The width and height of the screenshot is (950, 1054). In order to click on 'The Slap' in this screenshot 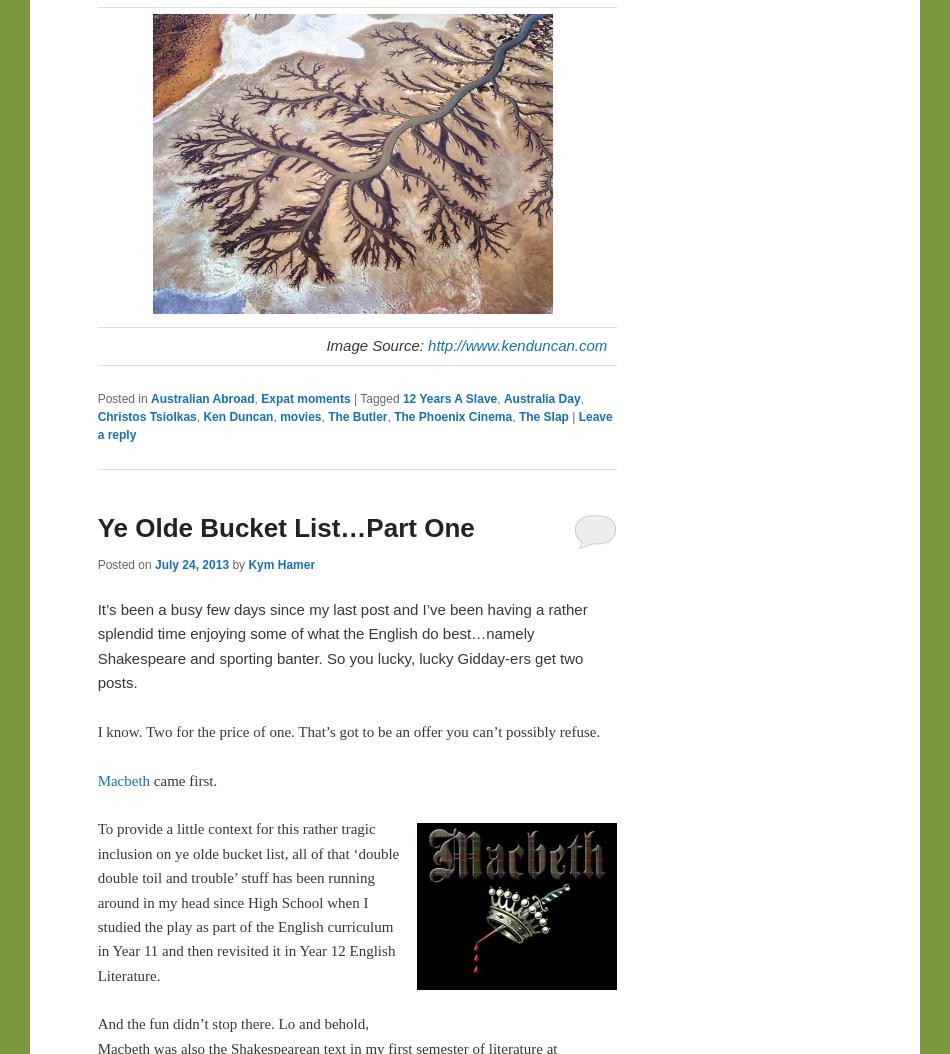, I will do `click(518, 415)`.